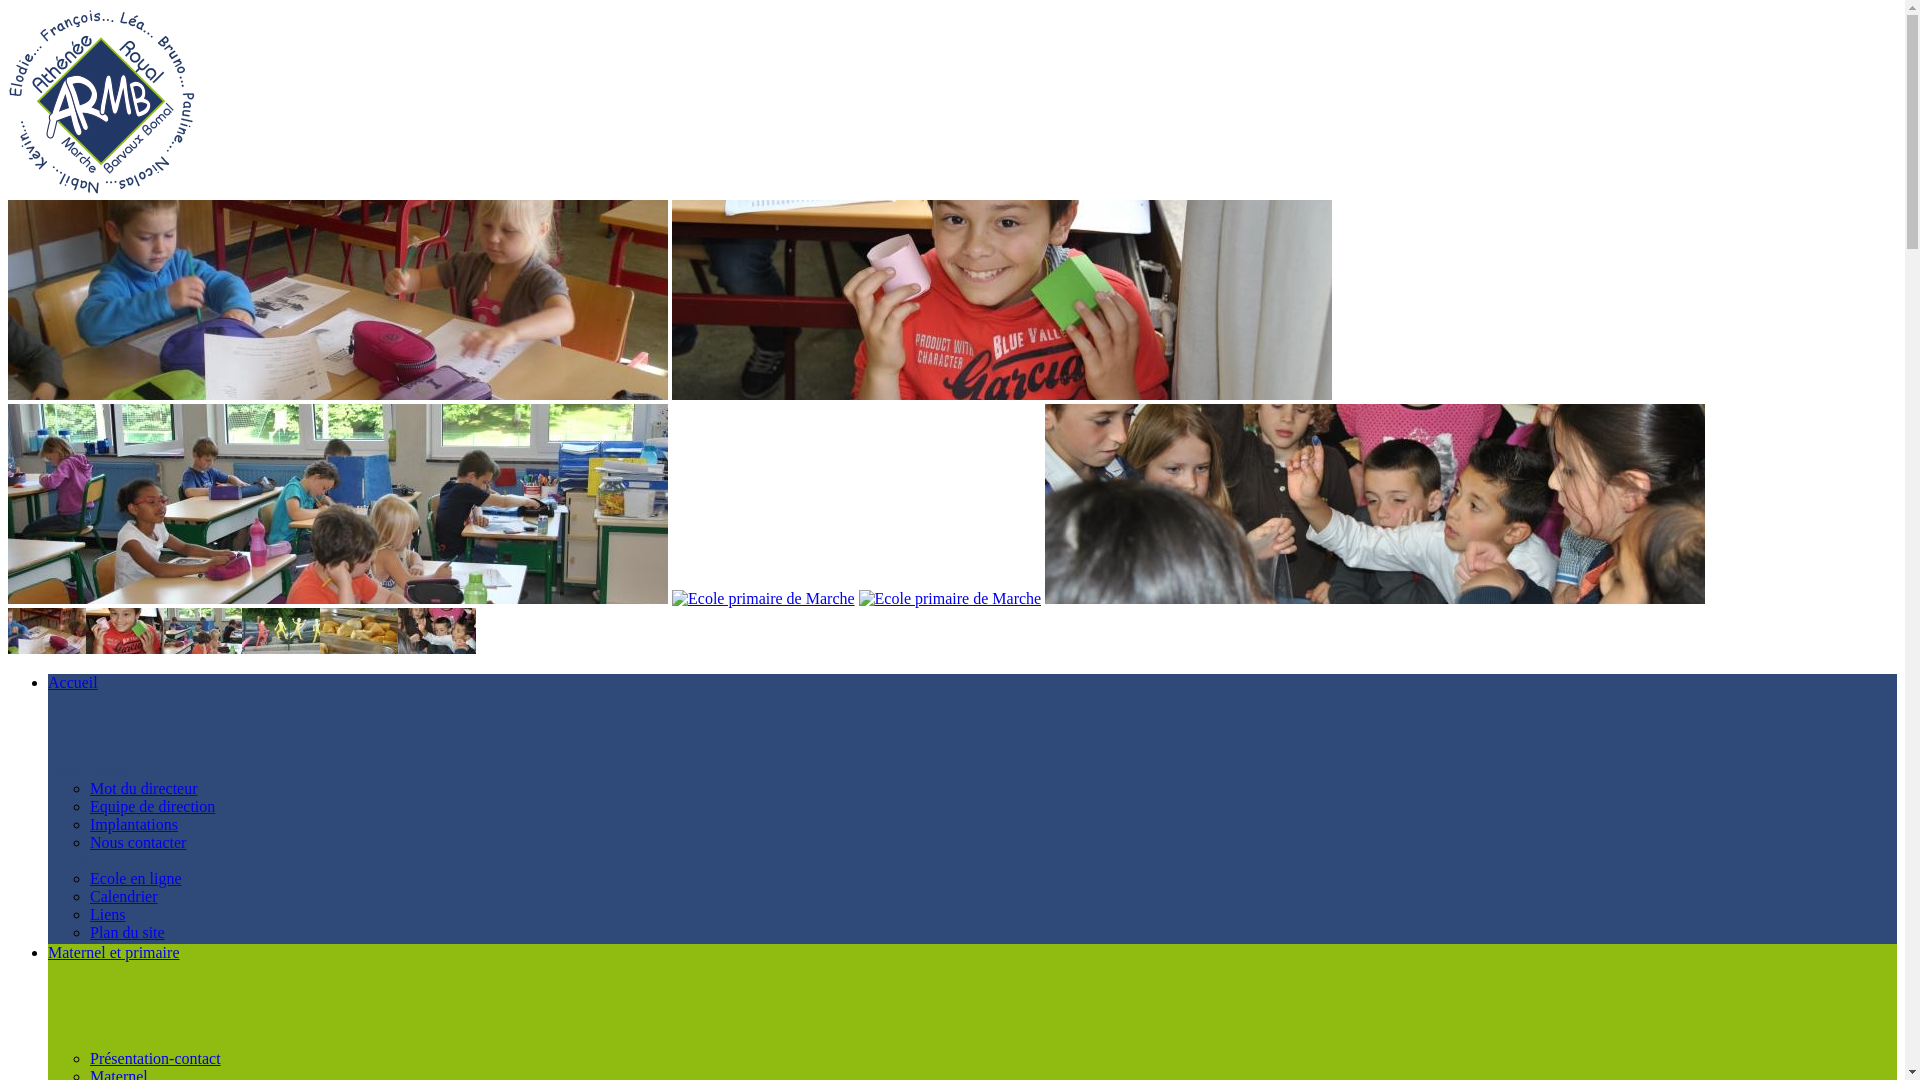 The image size is (1920, 1080). What do you see at coordinates (107, 914) in the screenshot?
I see `'Liens'` at bounding box center [107, 914].